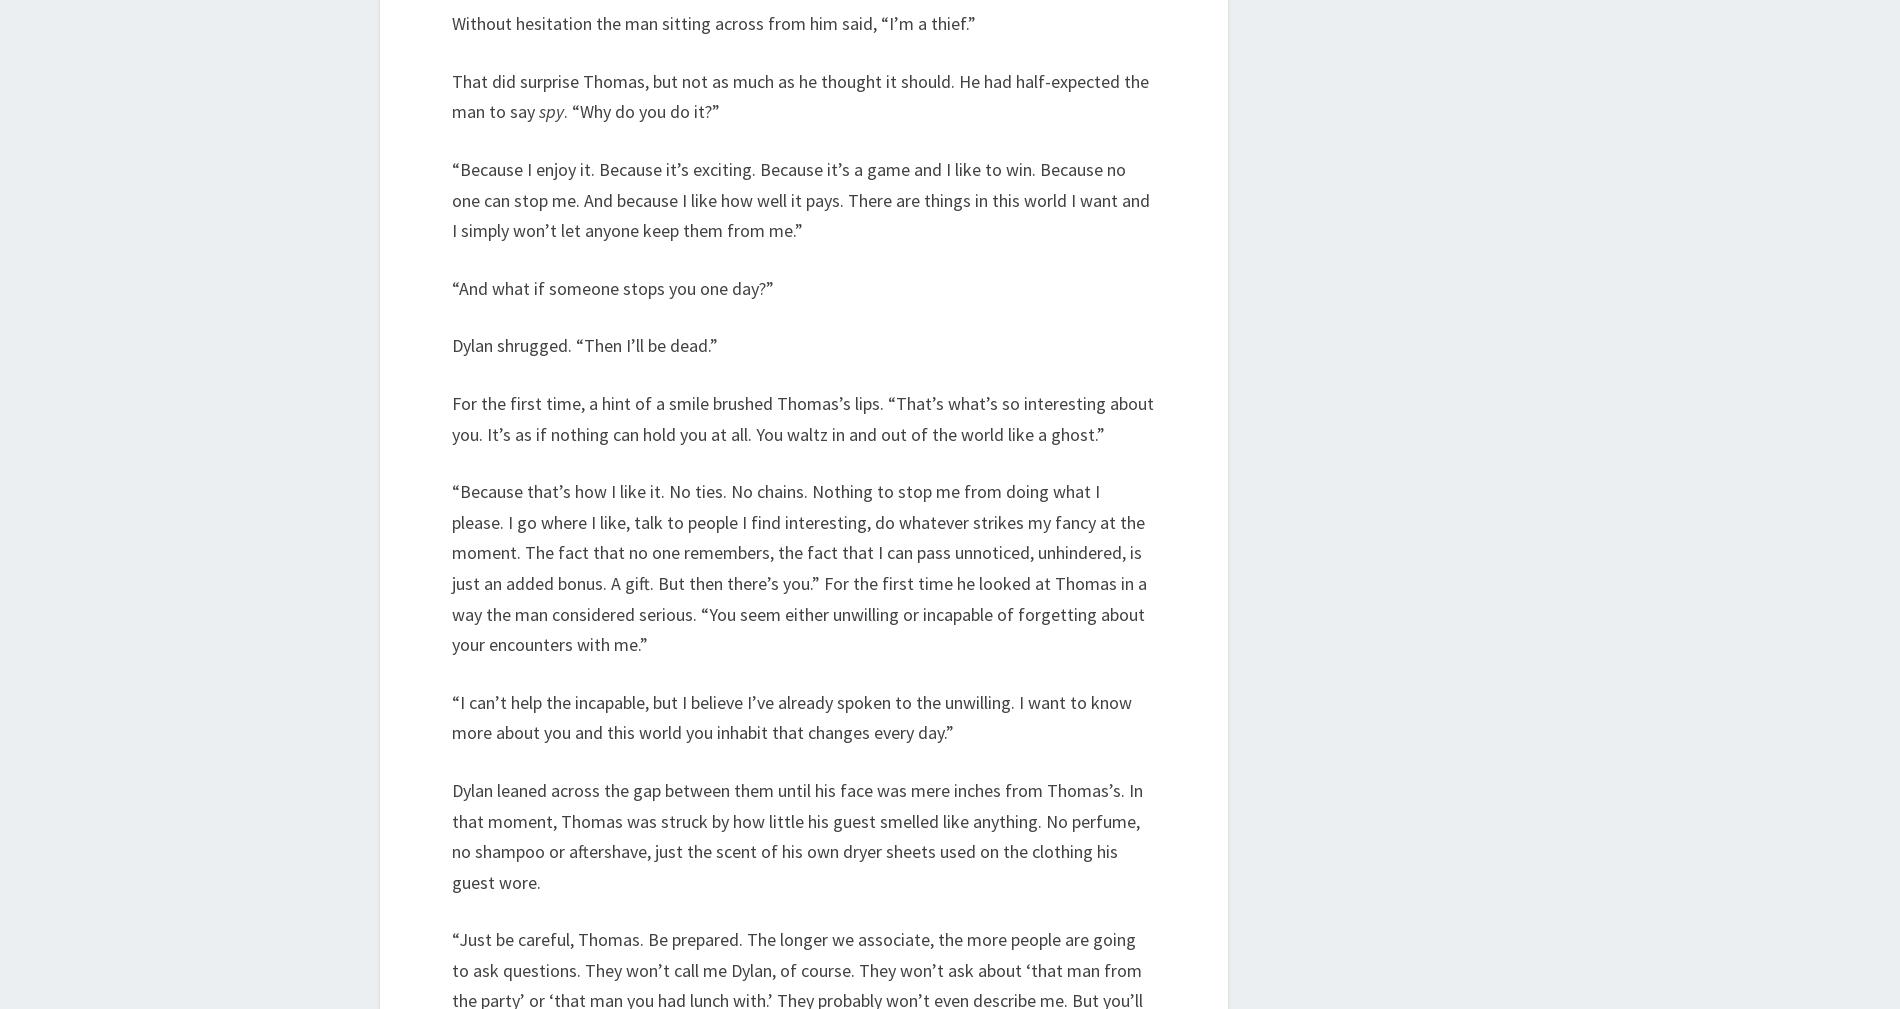  Describe the element at coordinates (790, 716) in the screenshot. I see `'“I can’t help the incapable, but I believe I’ve already spoken to the unwilling. I want to know more about you and this world you inhabit that changes every day.”'` at that location.